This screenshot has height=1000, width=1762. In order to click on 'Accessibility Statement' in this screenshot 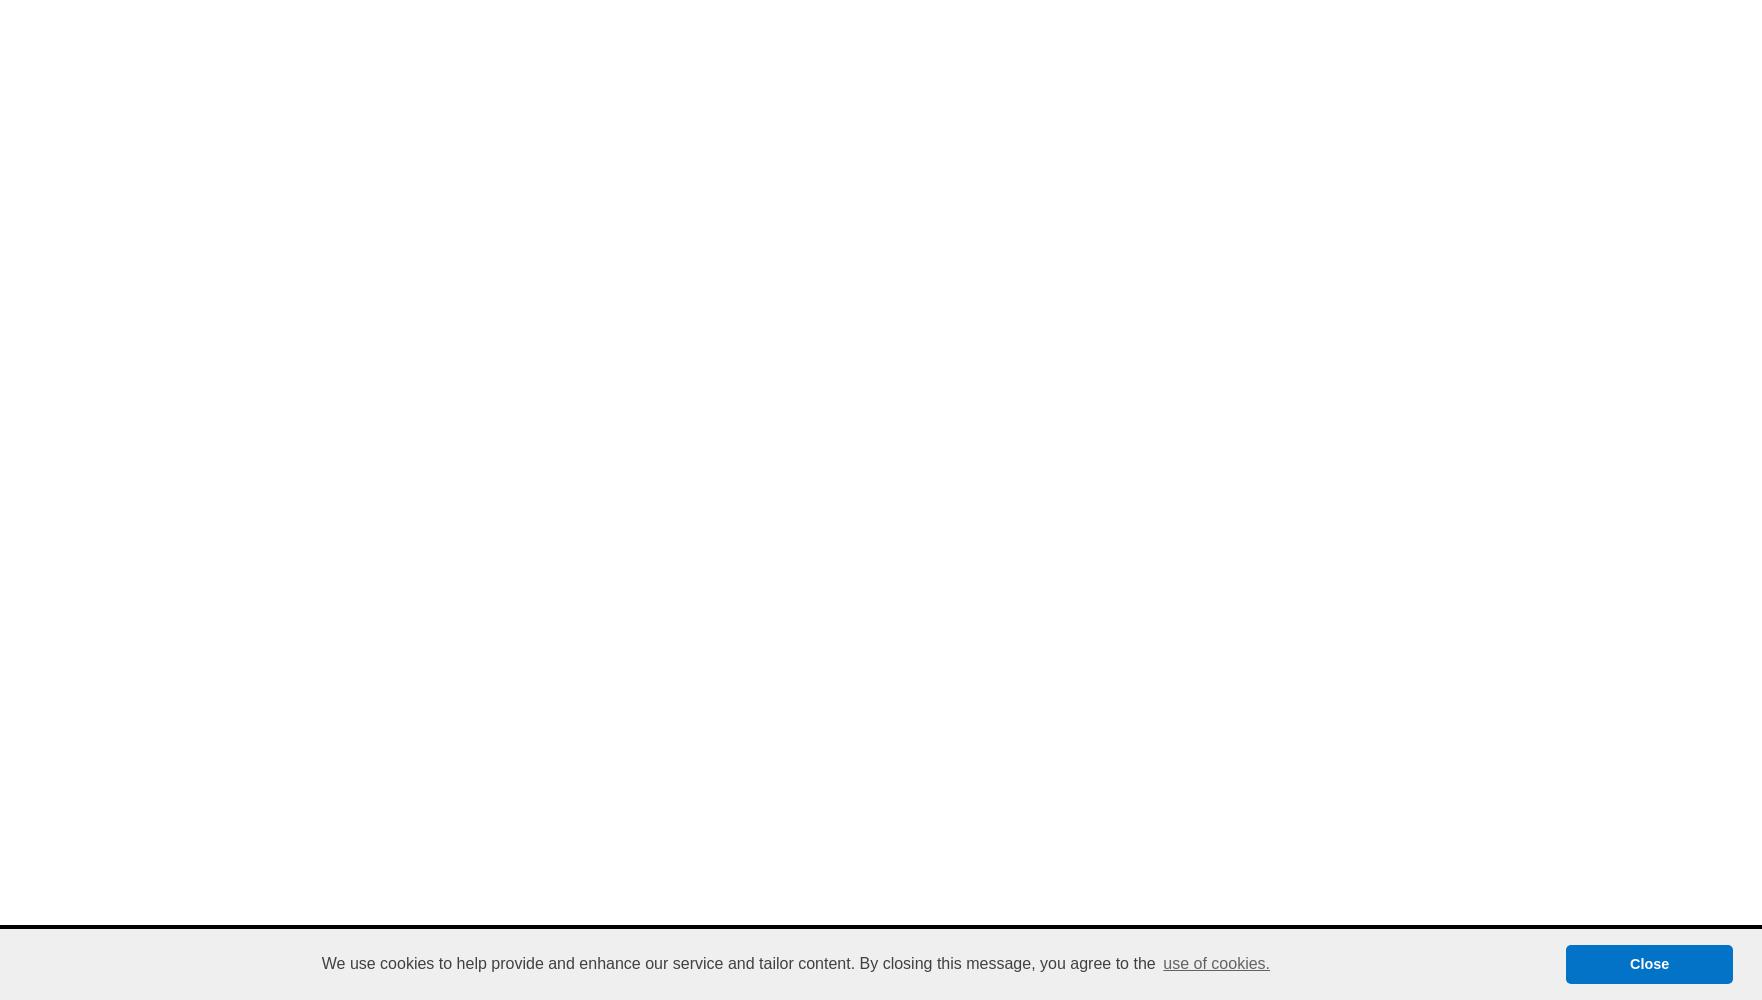, I will do `click(977, 949)`.